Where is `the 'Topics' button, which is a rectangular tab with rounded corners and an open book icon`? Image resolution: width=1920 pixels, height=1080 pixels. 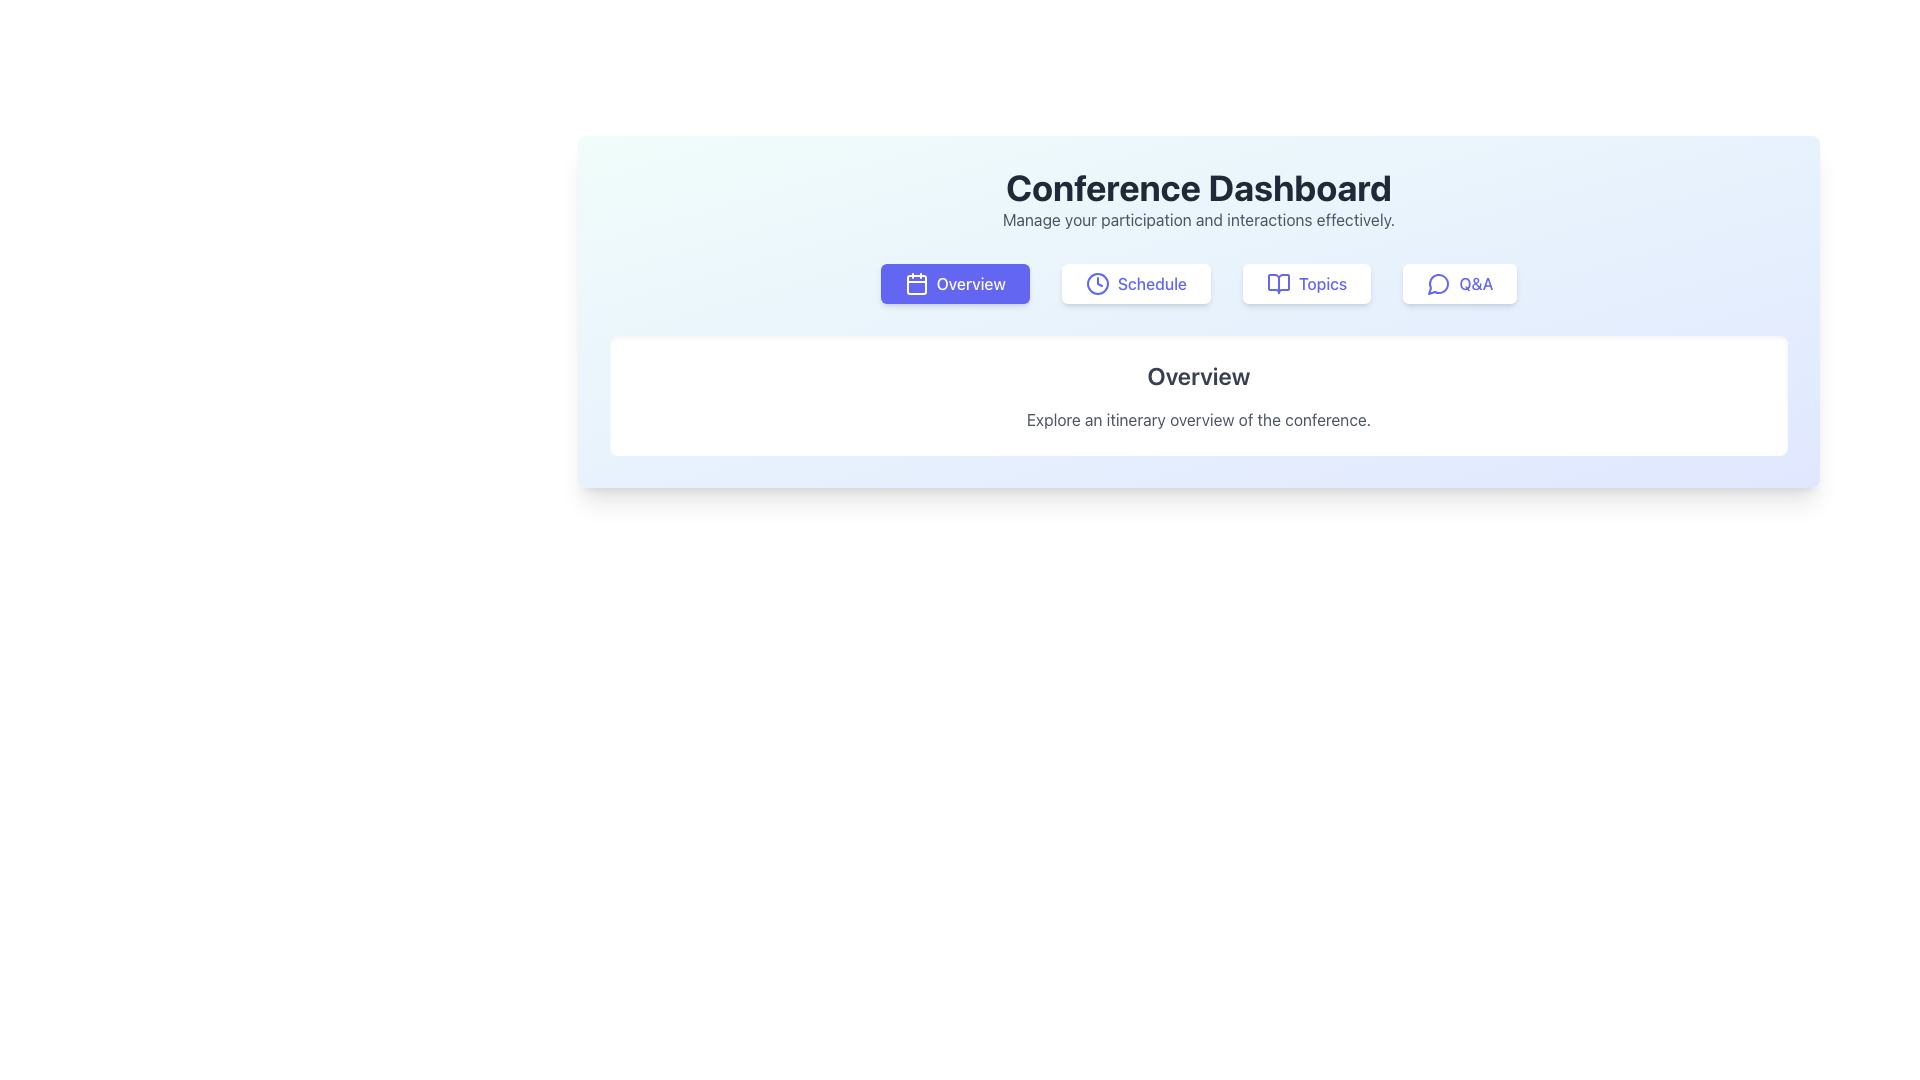 the 'Topics' button, which is a rectangular tab with rounded corners and an open book icon is located at coordinates (1307, 284).